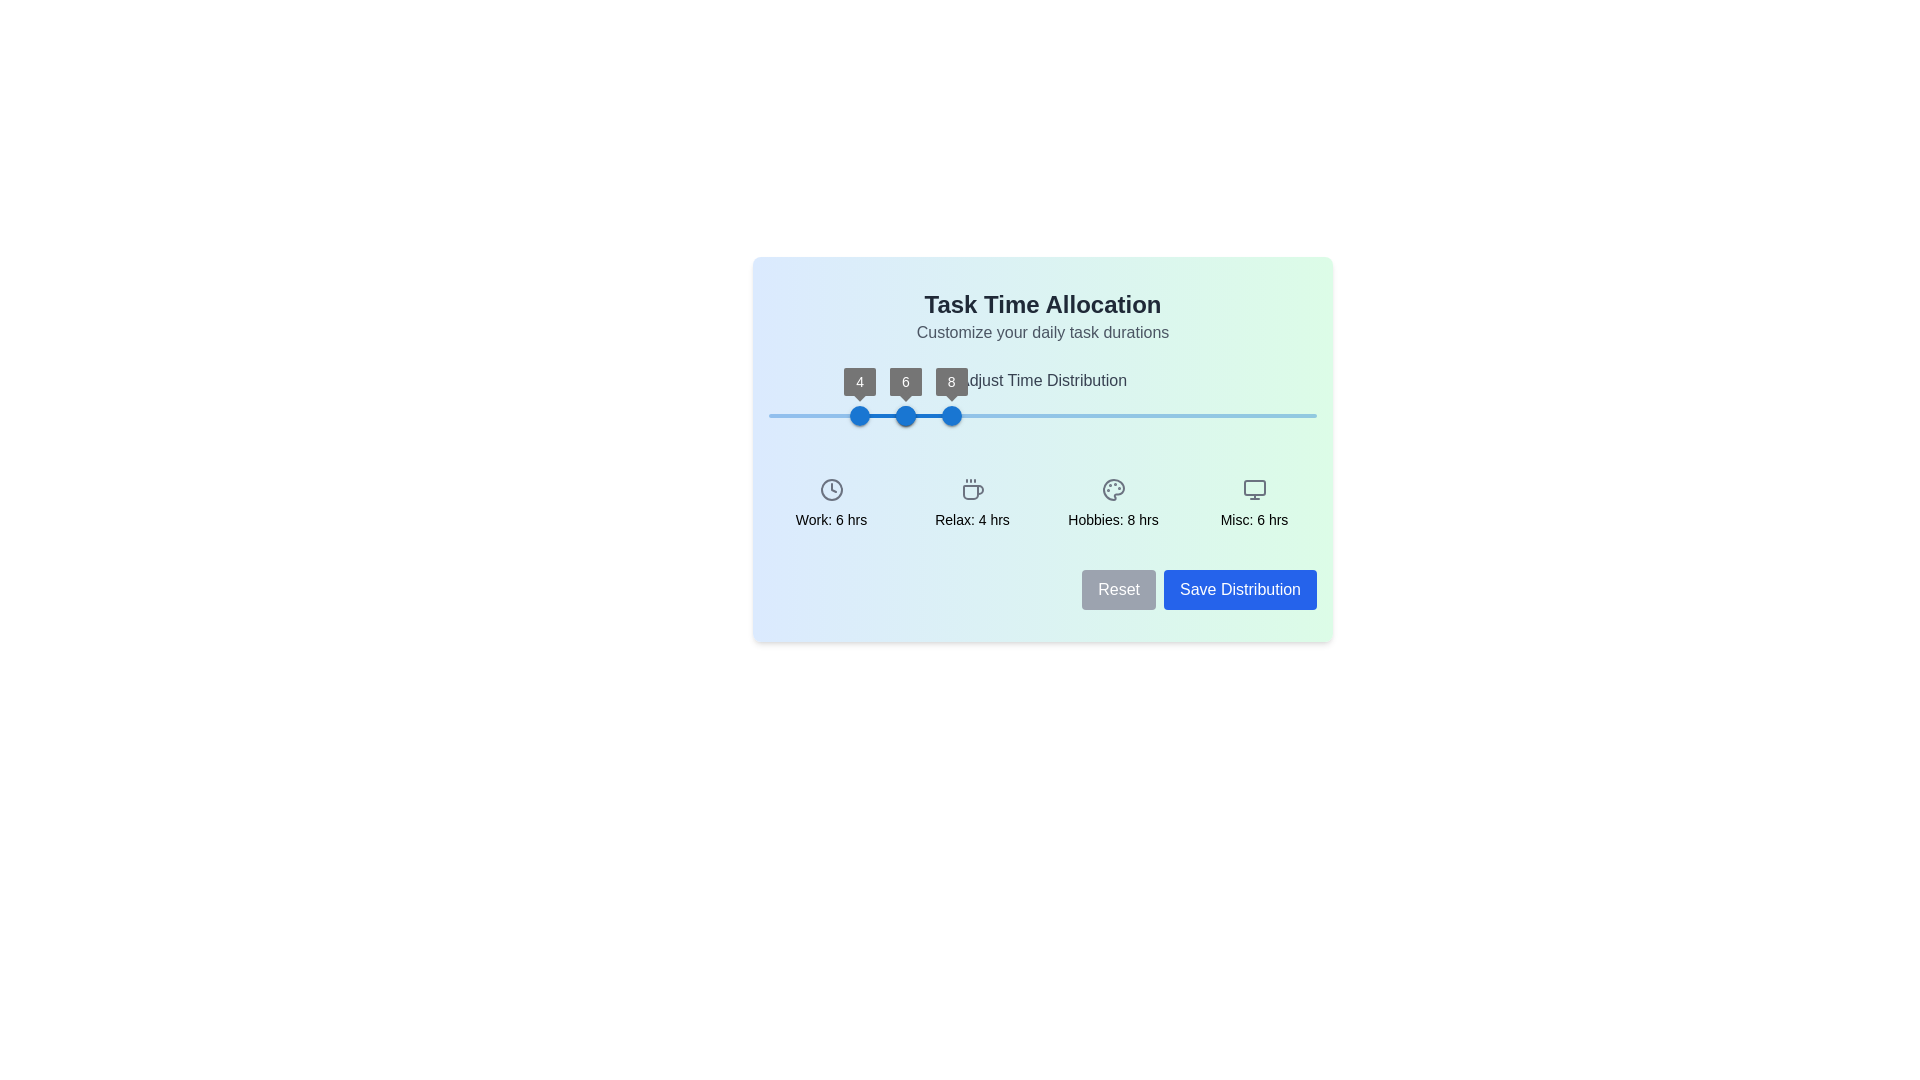 Image resolution: width=1920 pixels, height=1080 pixels. Describe the element at coordinates (1253, 503) in the screenshot. I see `the label indicating the allocated duration of 6 hours for miscellaneous activities, which is represented by a monitor icon and is located in the bottom right of the four-column grid` at that location.